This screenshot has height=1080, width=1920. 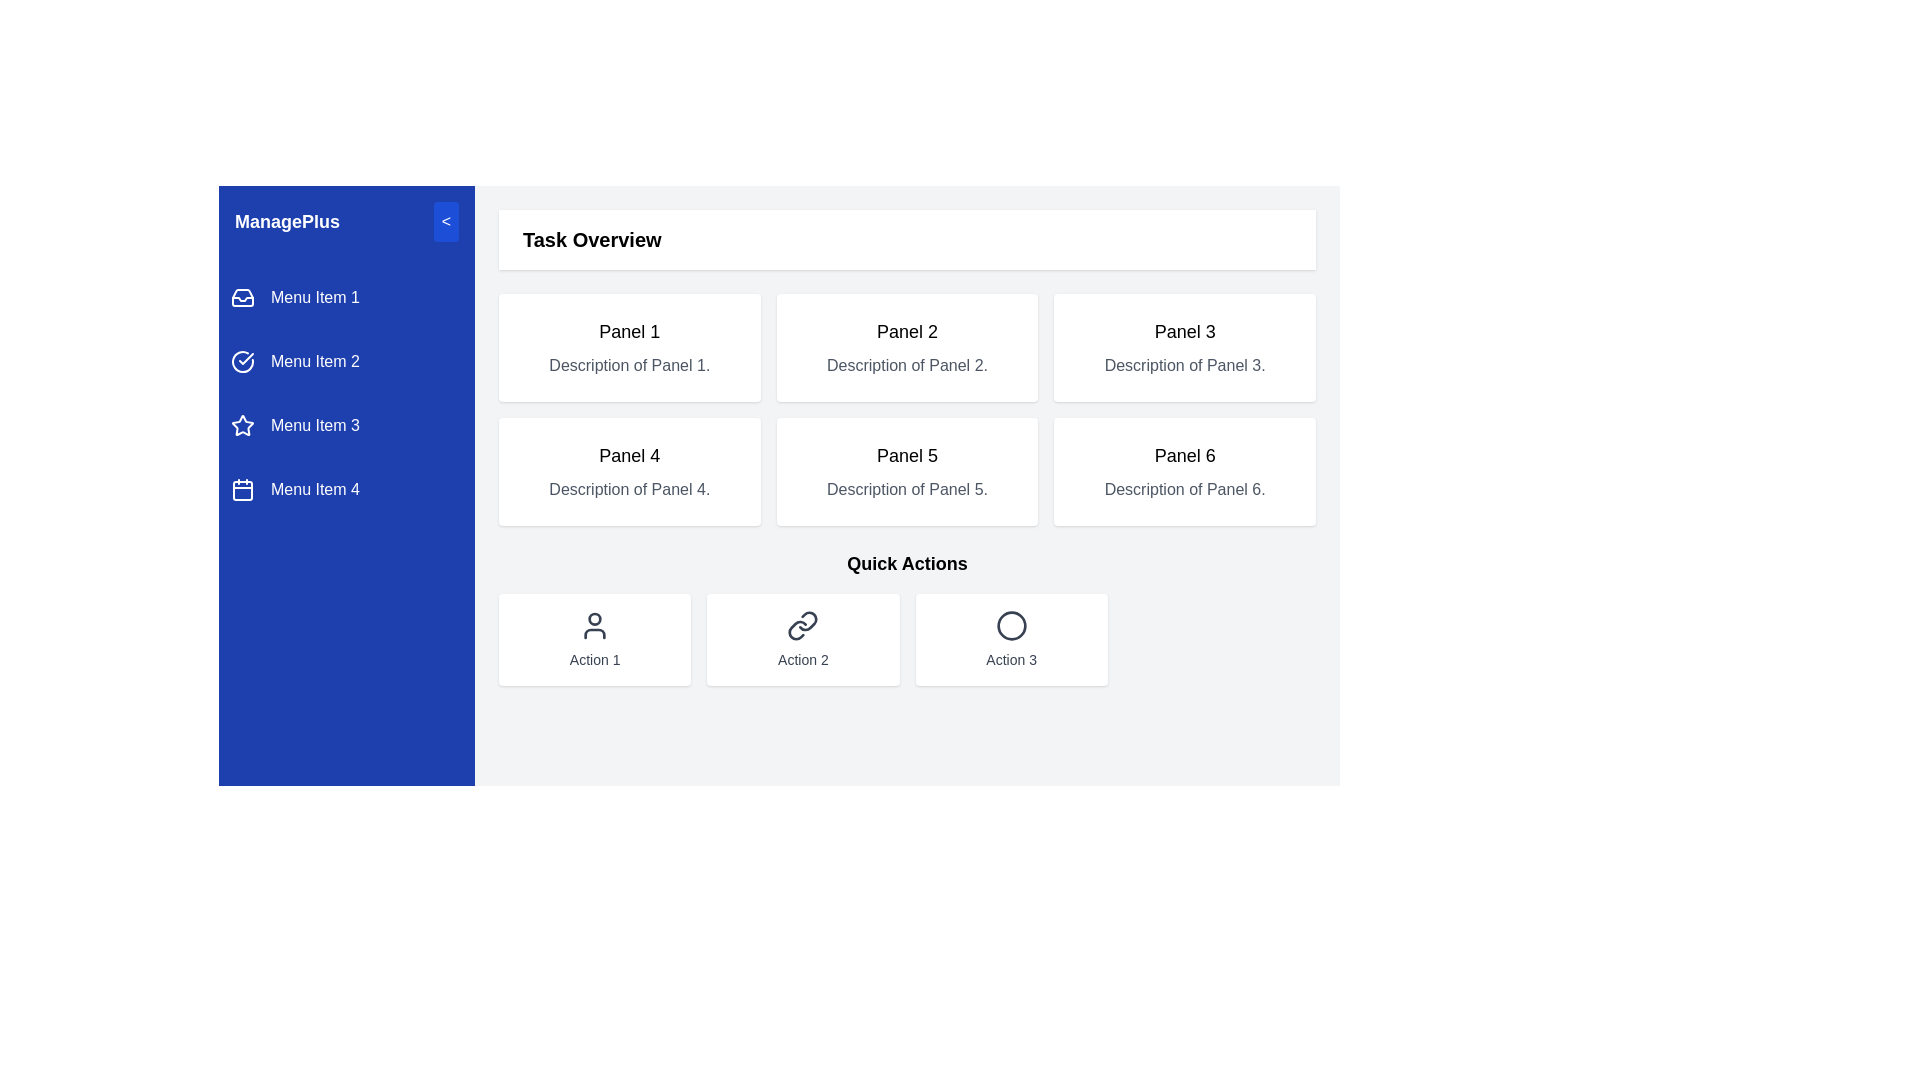 What do you see at coordinates (314, 362) in the screenshot?
I see `the area surrounding the text label displaying 'Menu Item 2'` at bounding box center [314, 362].